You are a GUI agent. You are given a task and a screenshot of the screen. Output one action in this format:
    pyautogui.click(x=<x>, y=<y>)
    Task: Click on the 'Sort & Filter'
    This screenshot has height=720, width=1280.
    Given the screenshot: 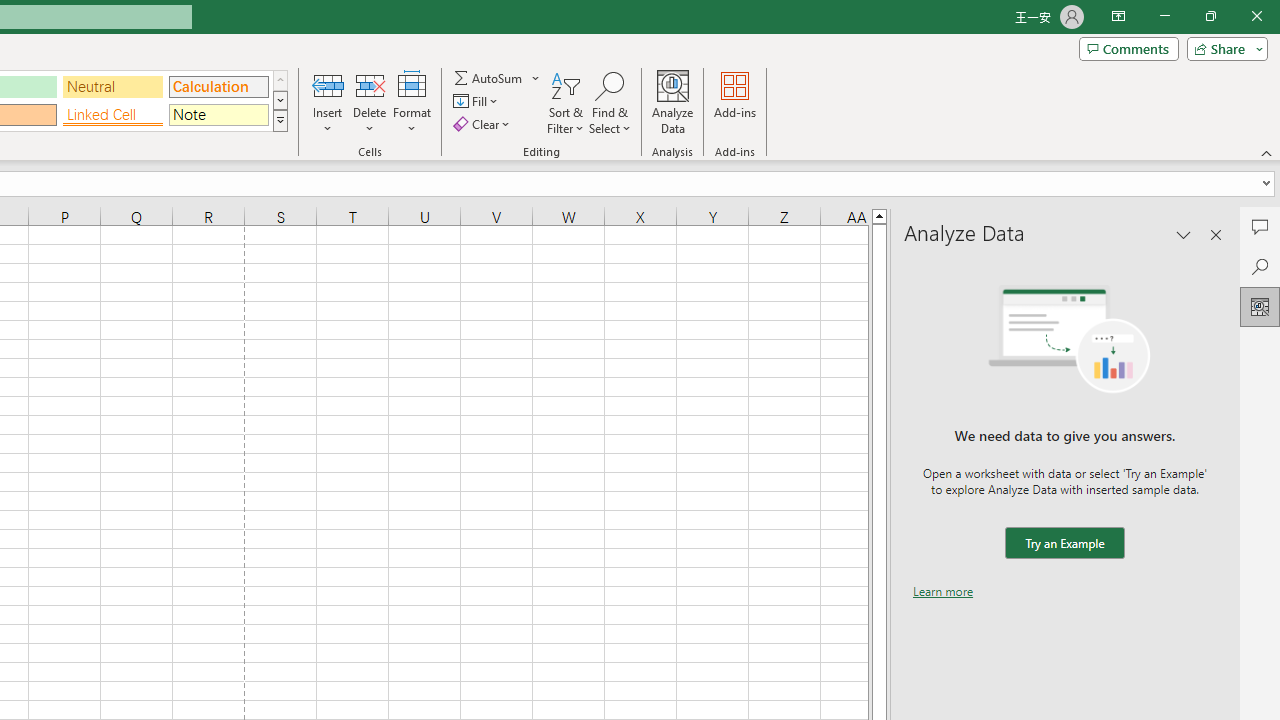 What is the action you would take?
    pyautogui.click(x=565, y=103)
    